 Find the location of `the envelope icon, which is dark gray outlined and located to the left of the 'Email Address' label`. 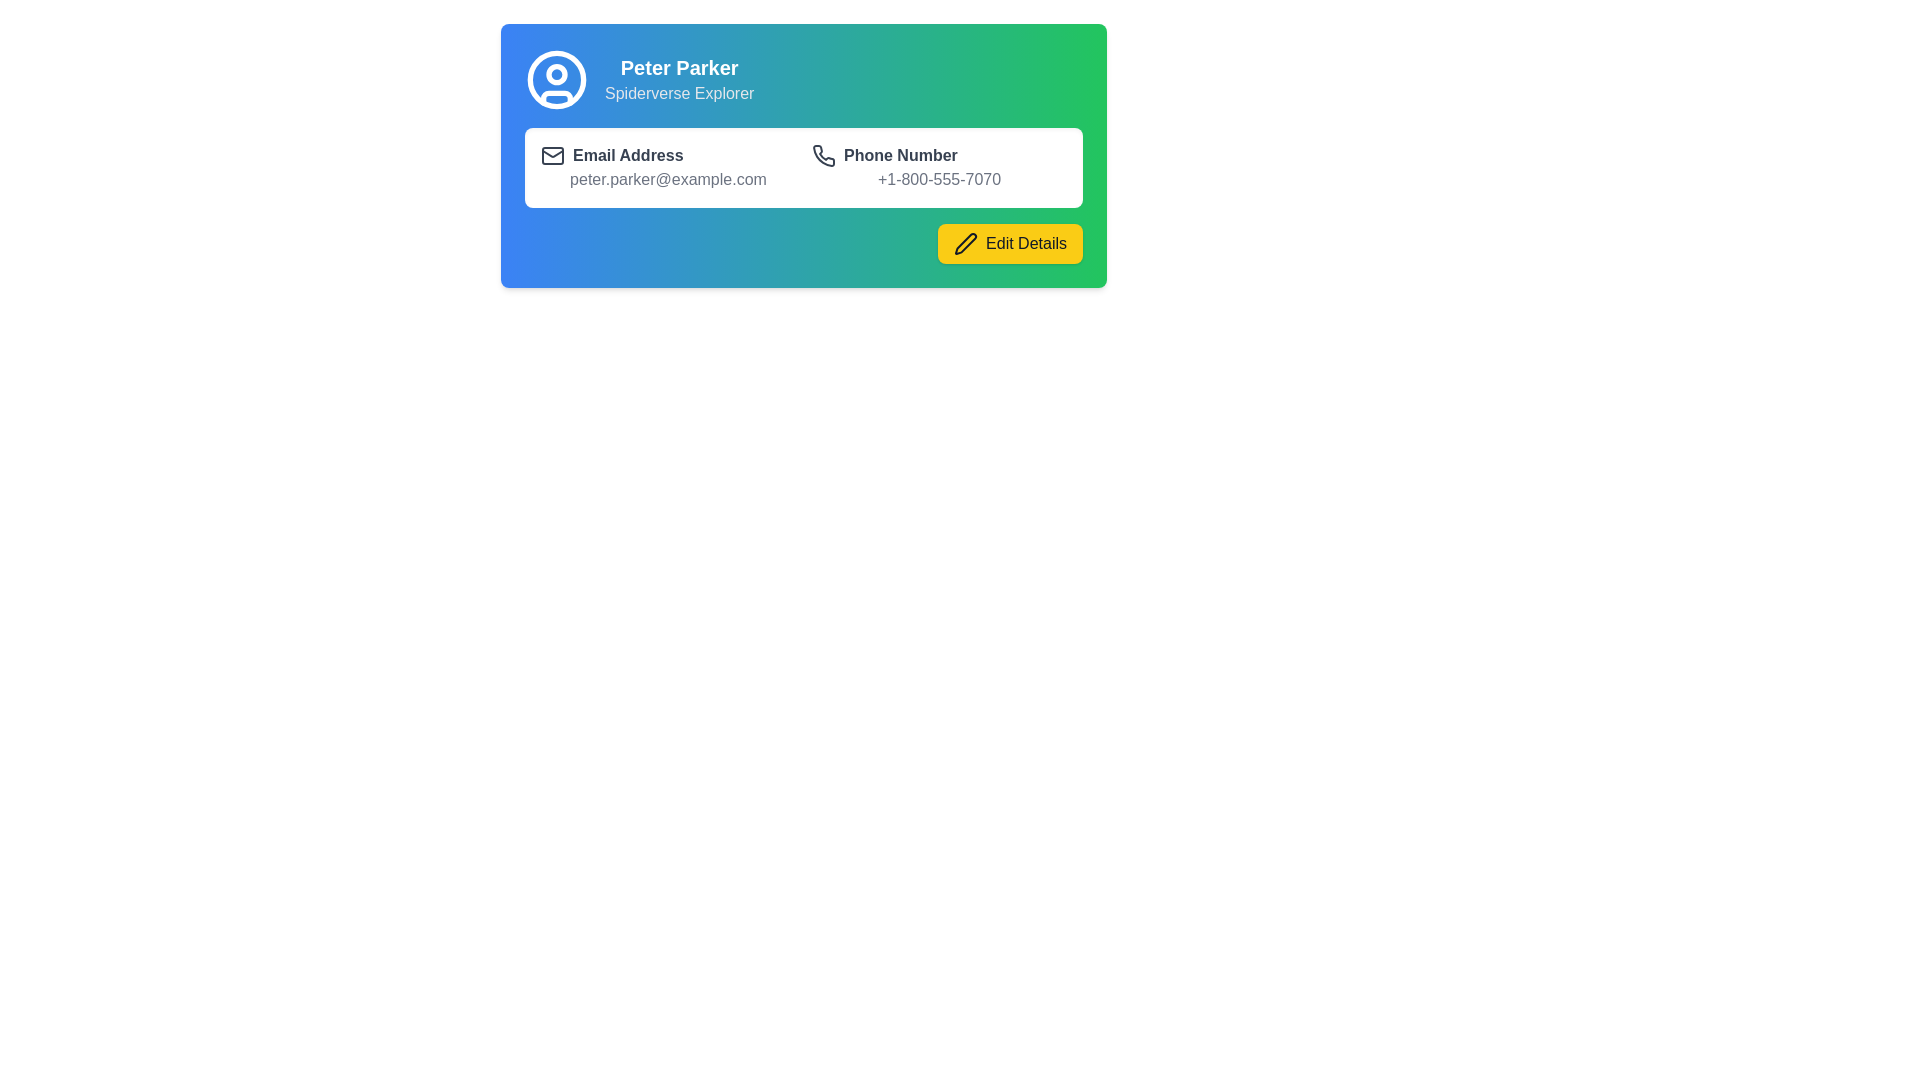

the envelope icon, which is dark gray outlined and located to the left of the 'Email Address' label is located at coordinates (552, 154).